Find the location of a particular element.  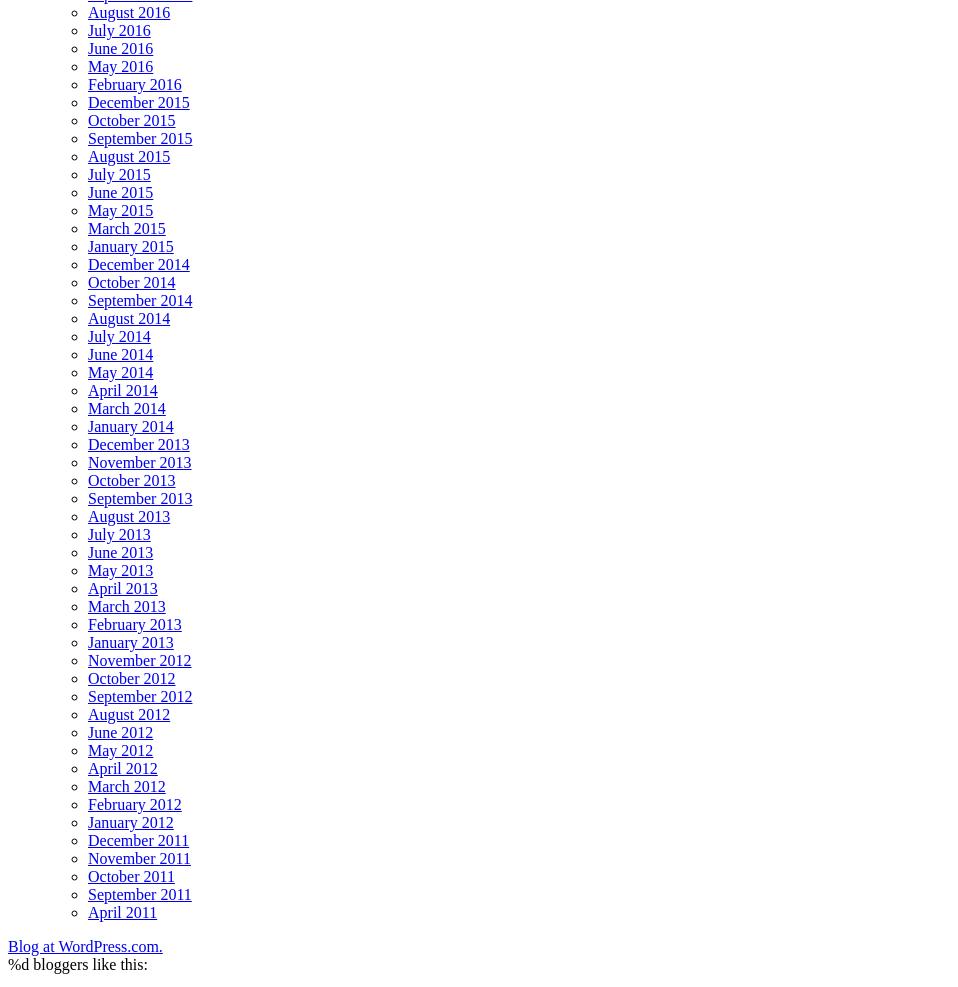

'October 2012' is located at coordinates (88, 678).